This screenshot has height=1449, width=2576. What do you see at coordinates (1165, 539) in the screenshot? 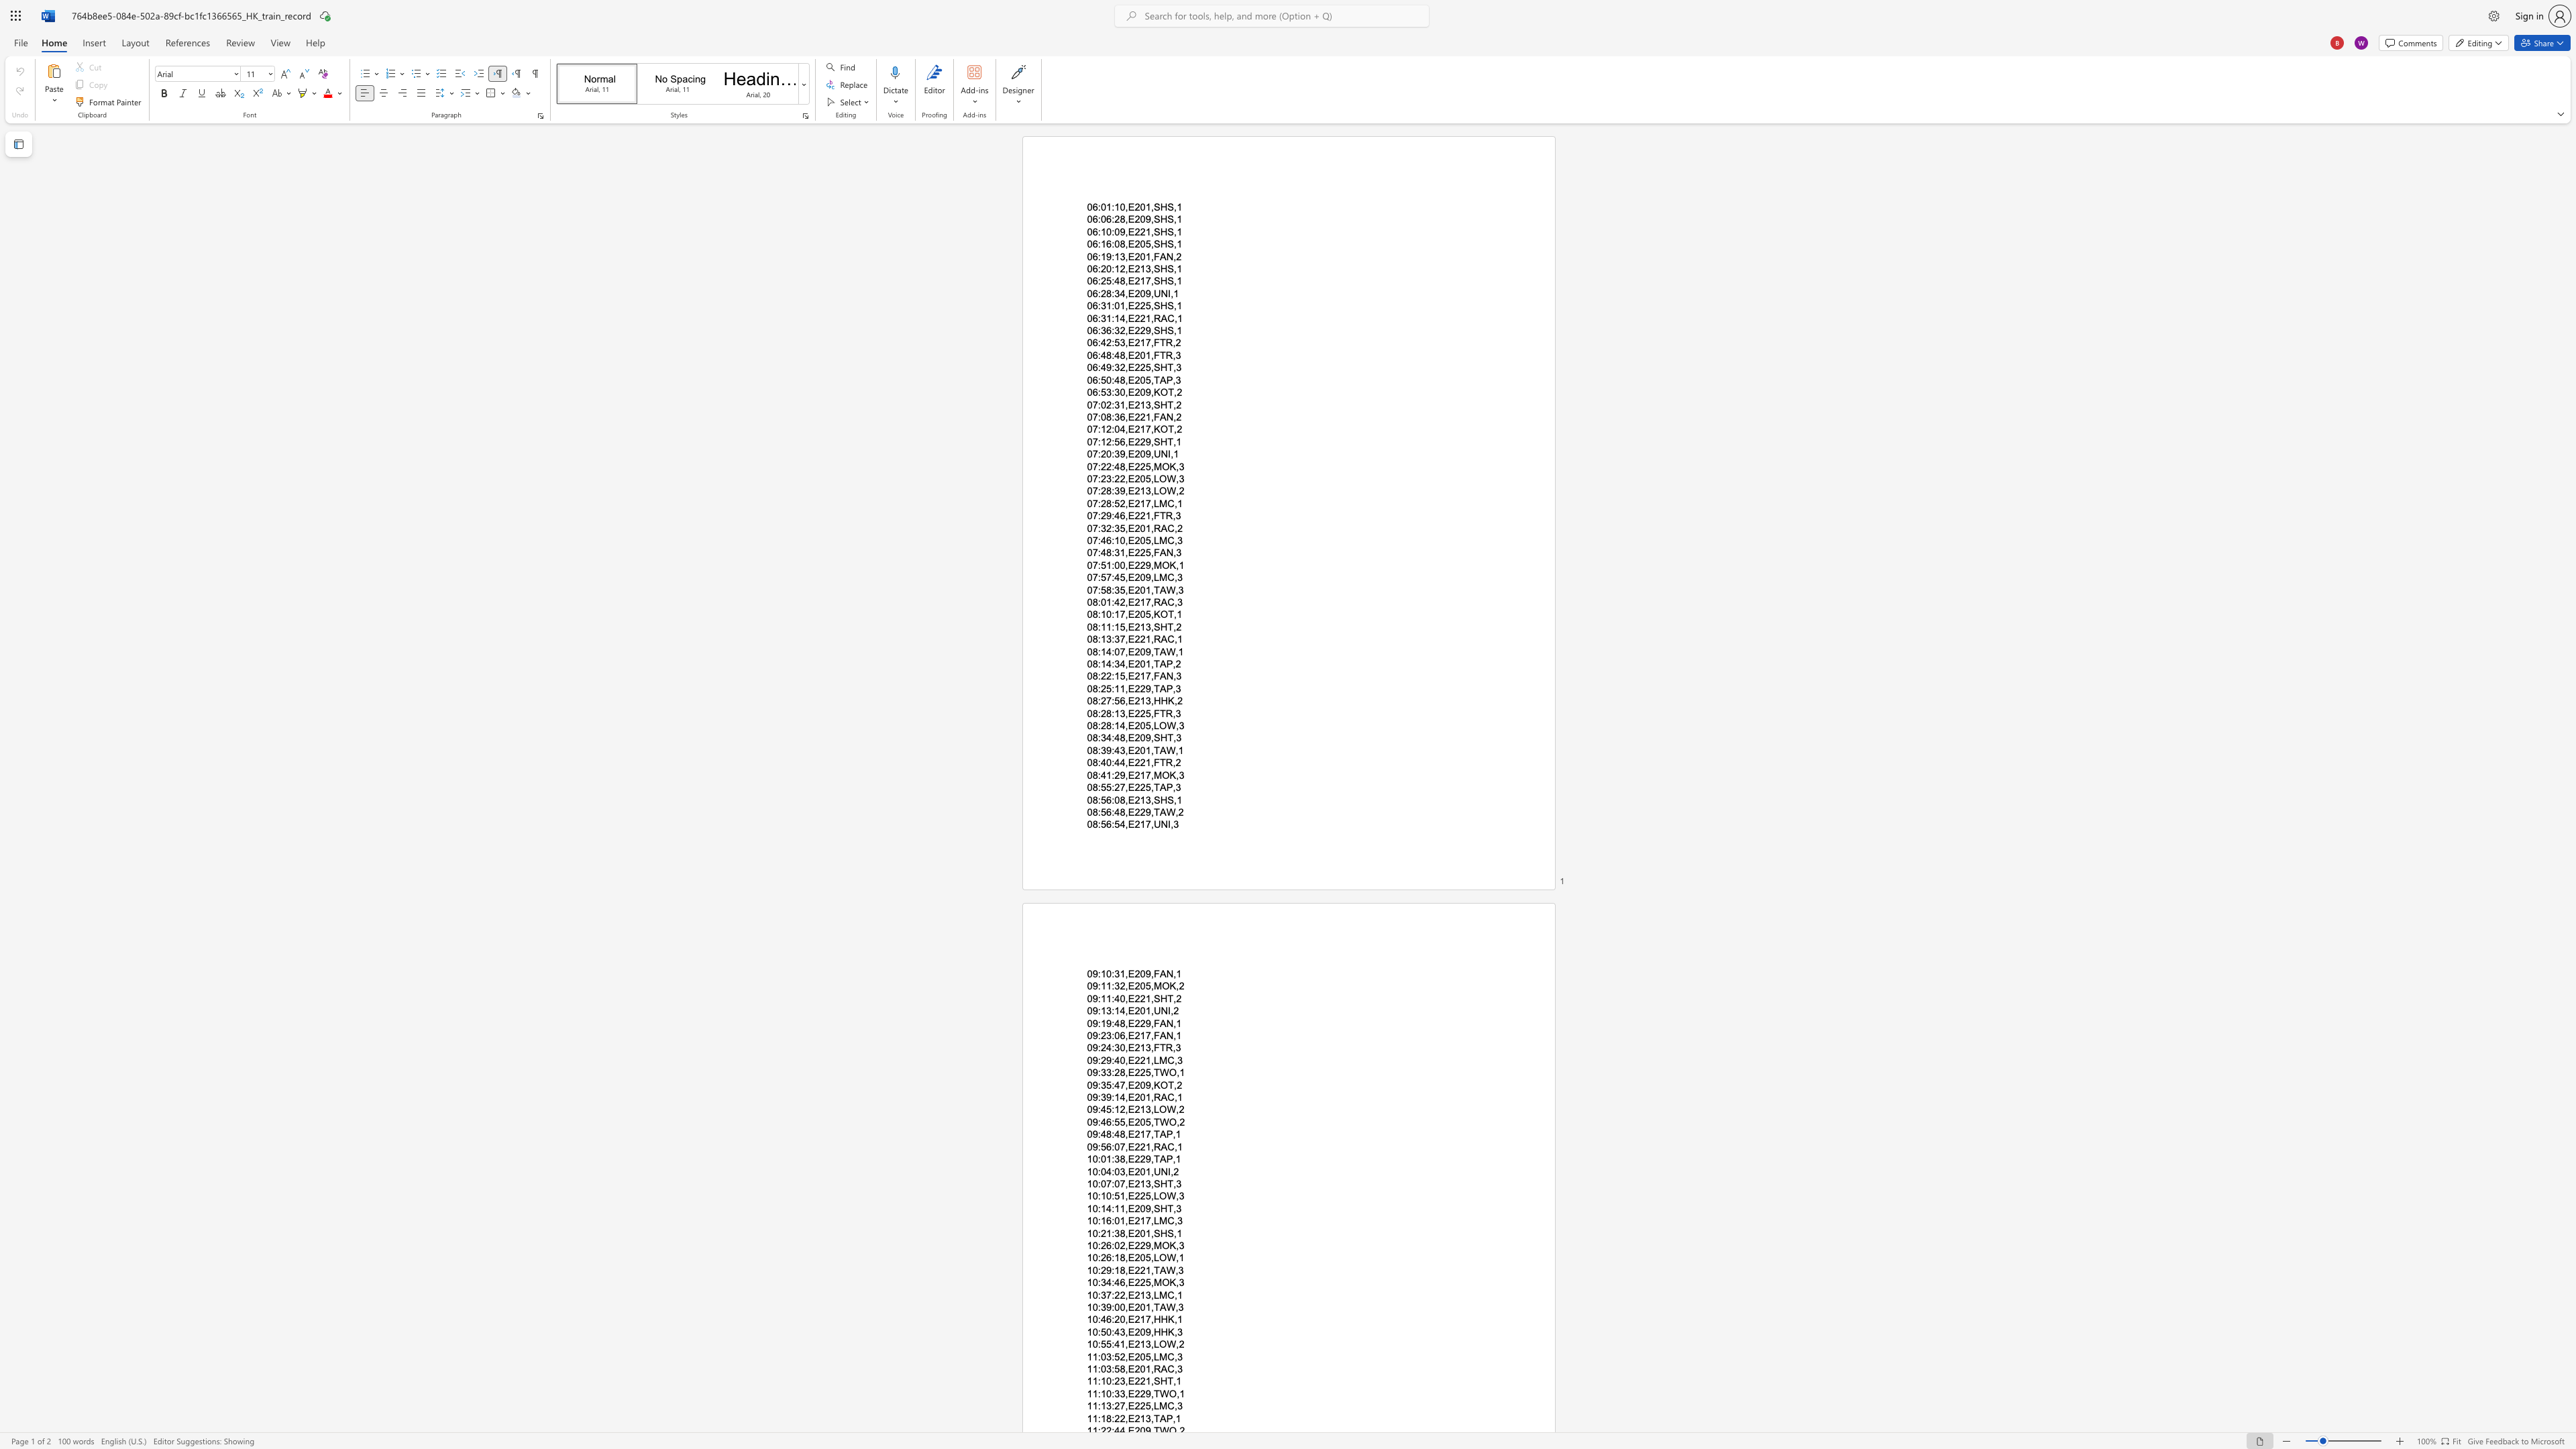
I see `the space between the continuous character "M" and "C" in the text` at bounding box center [1165, 539].